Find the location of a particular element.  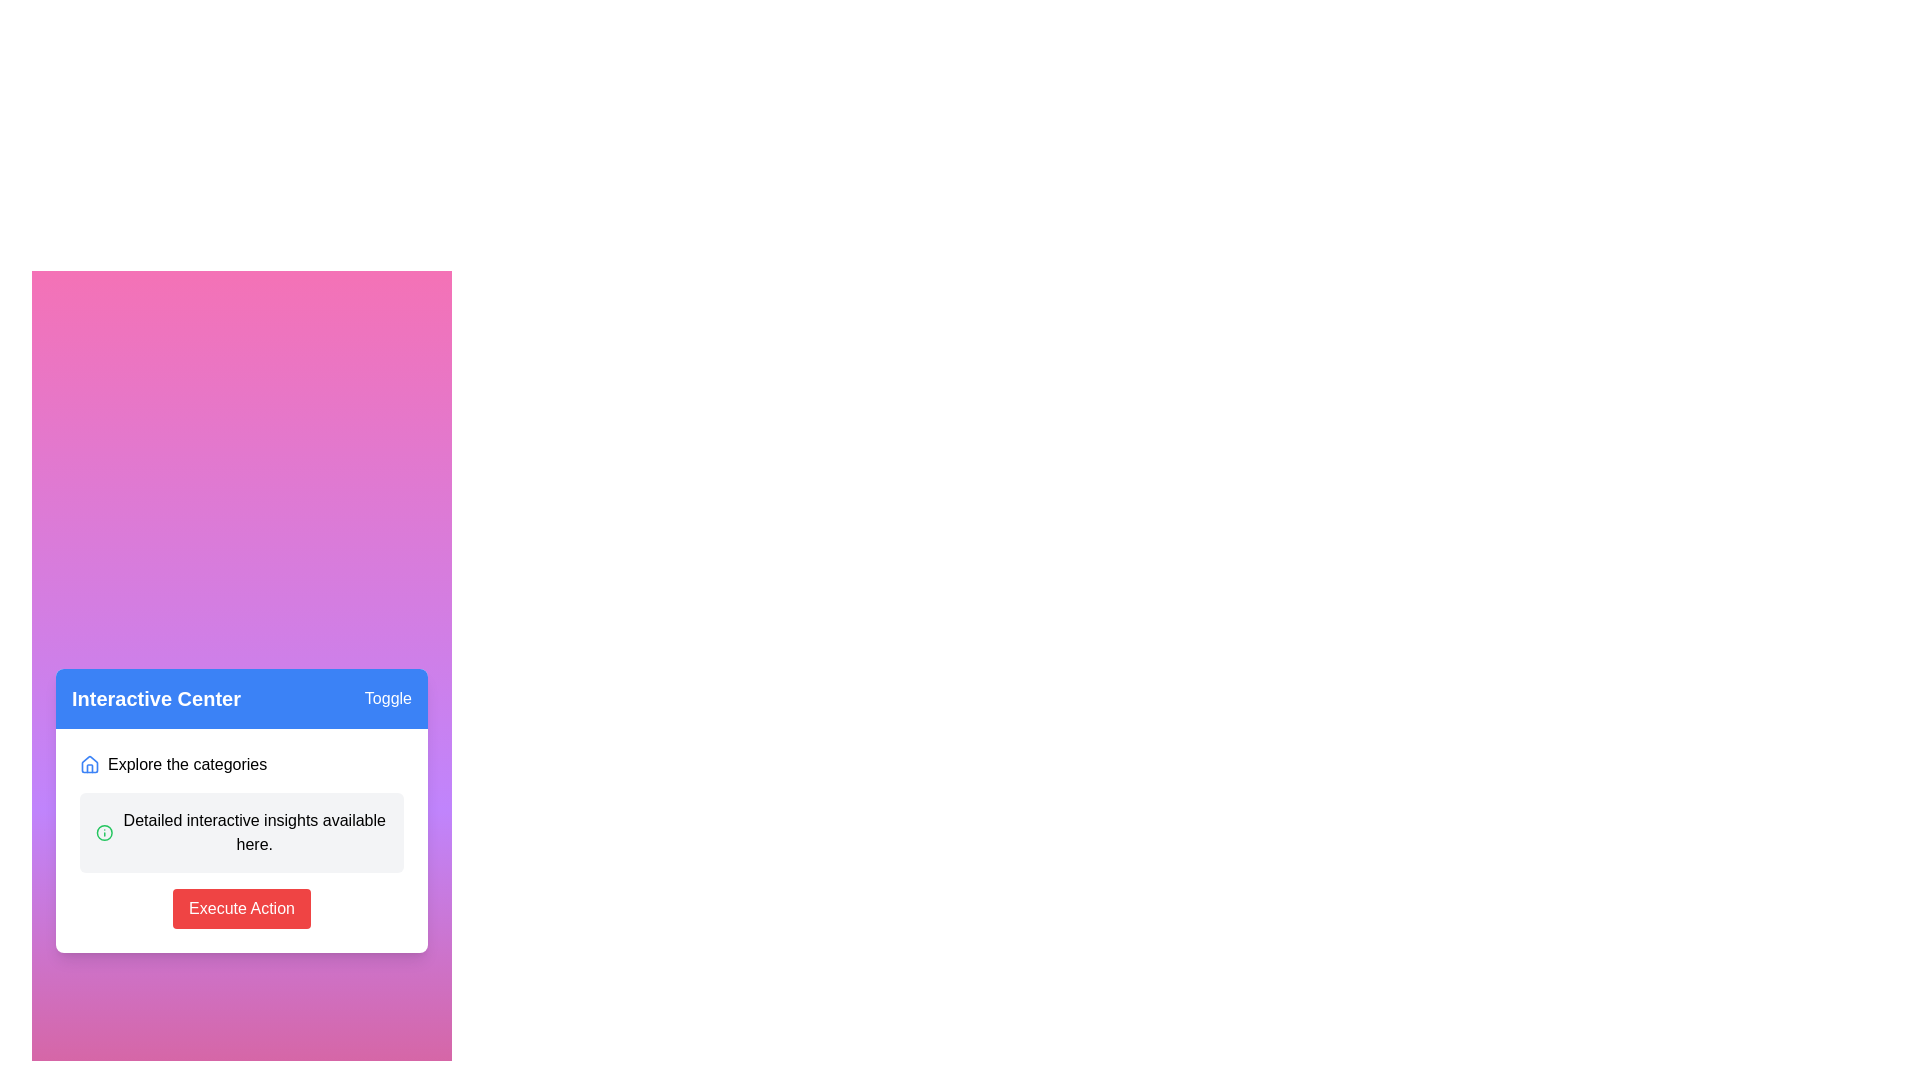

the text label that introduces the clickable or informational section related to exploring categories, positioned beneath the blue header labeled 'Interactive Center' is located at coordinates (187, 764).